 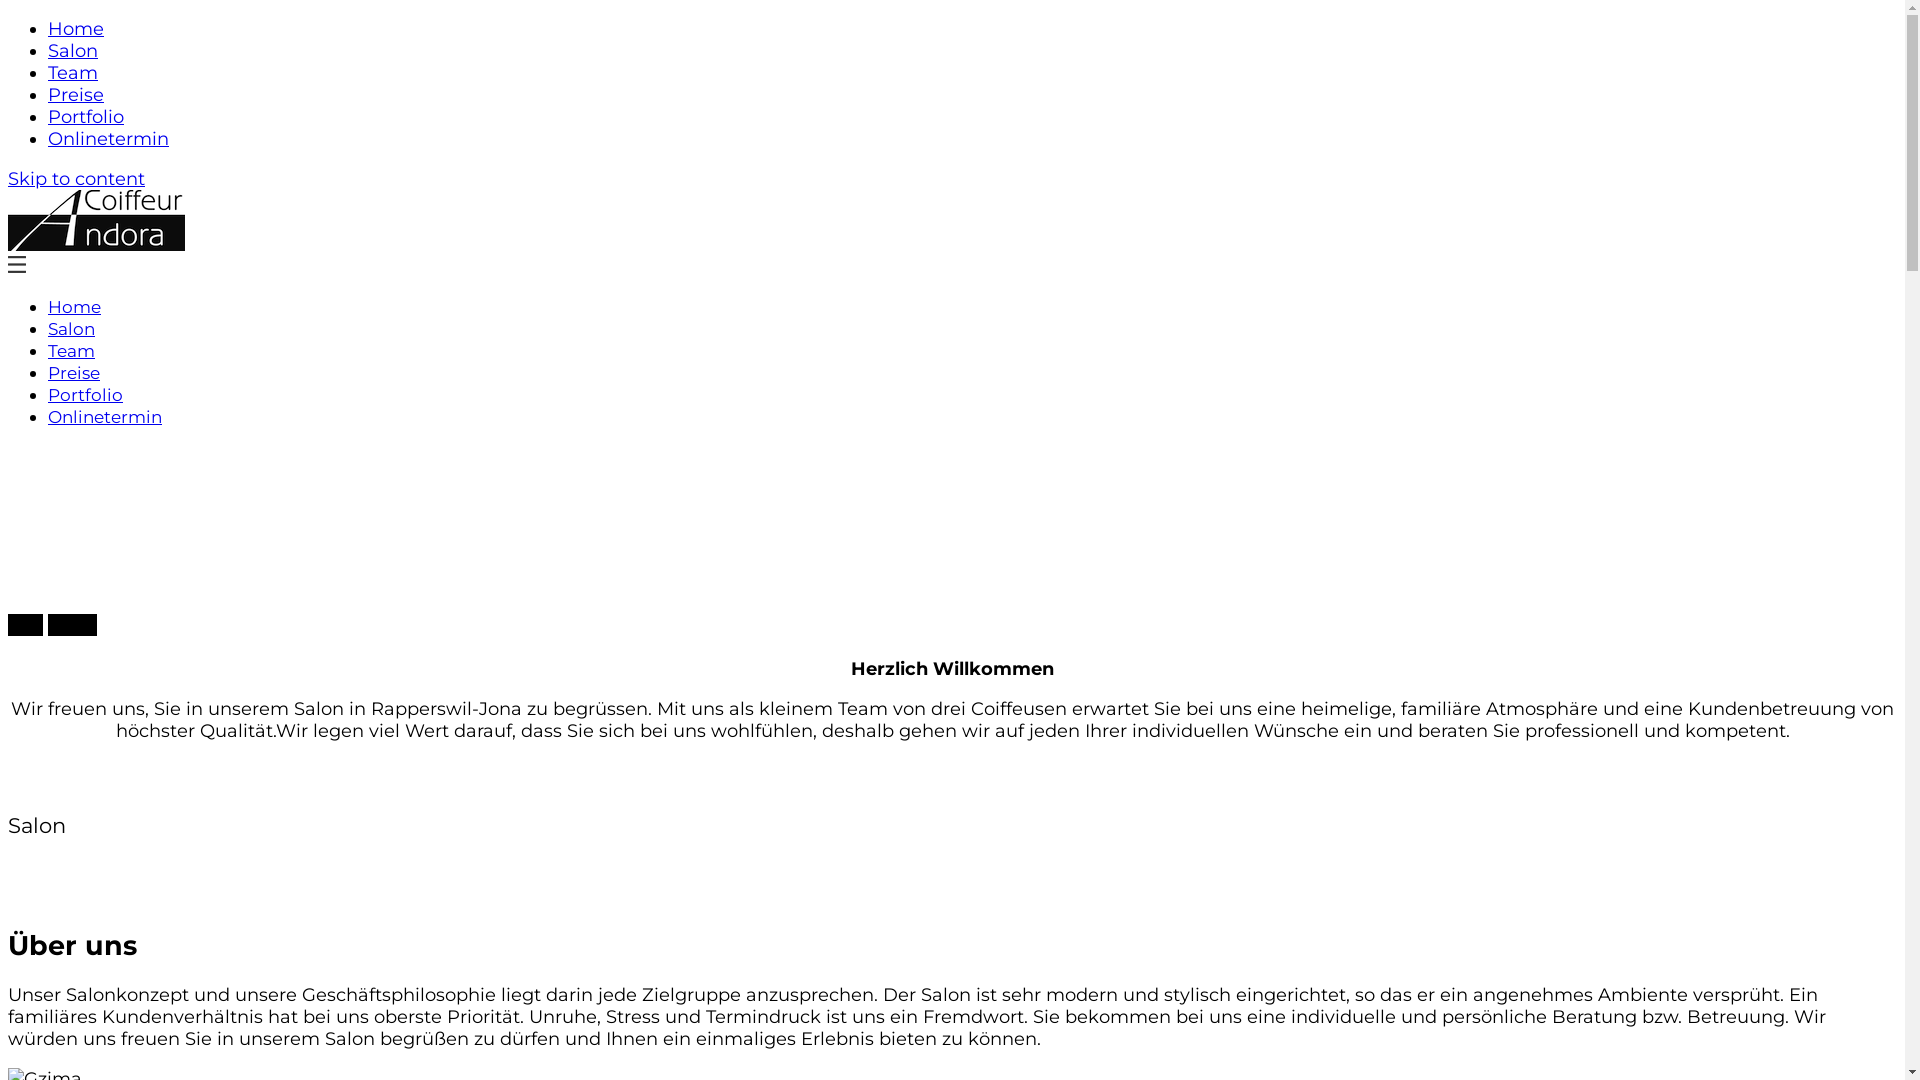 What do you see at coordinates (76, 29) in the screenshot?
I see `'Home'` at bounding box center [76, 29].